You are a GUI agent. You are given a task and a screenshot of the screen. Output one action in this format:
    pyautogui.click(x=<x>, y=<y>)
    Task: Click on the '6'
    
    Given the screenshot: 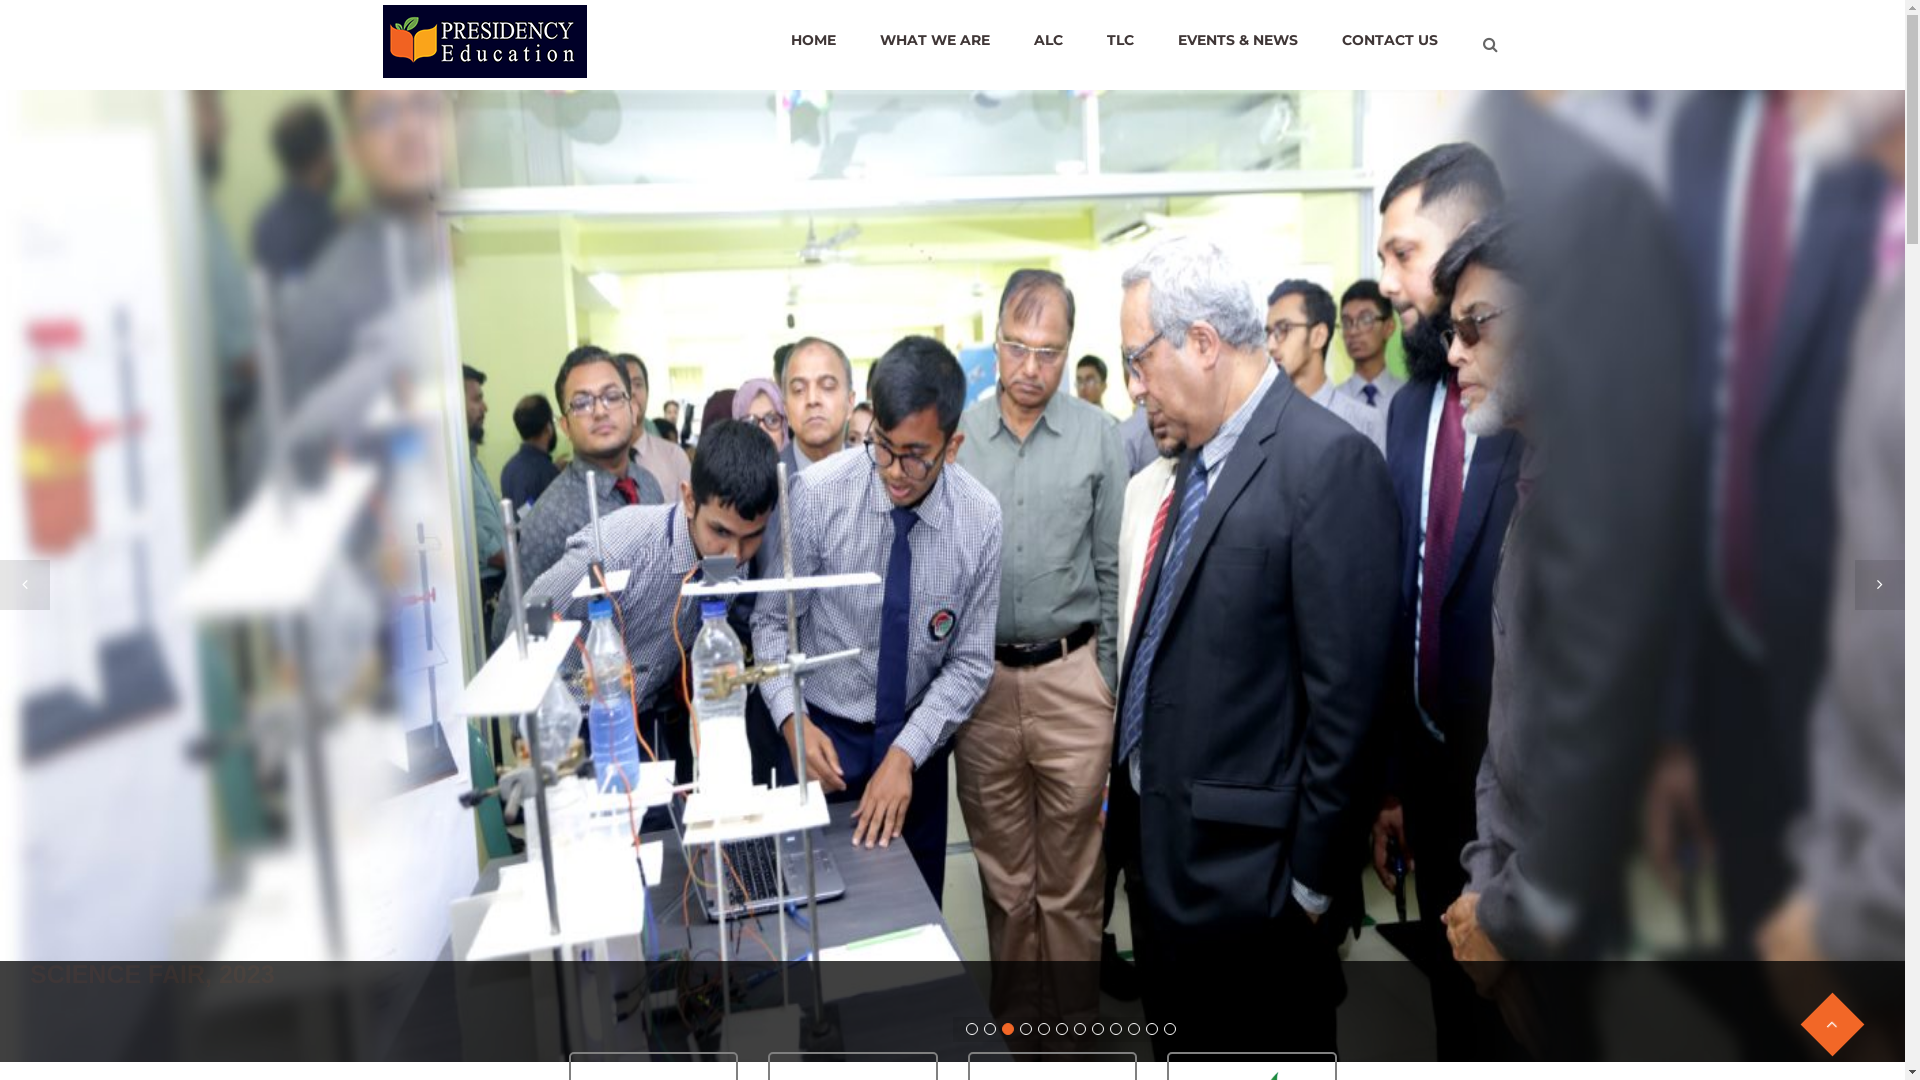 What is the action you would take?
    pyautogui.click(x=1060, y=1029)
    